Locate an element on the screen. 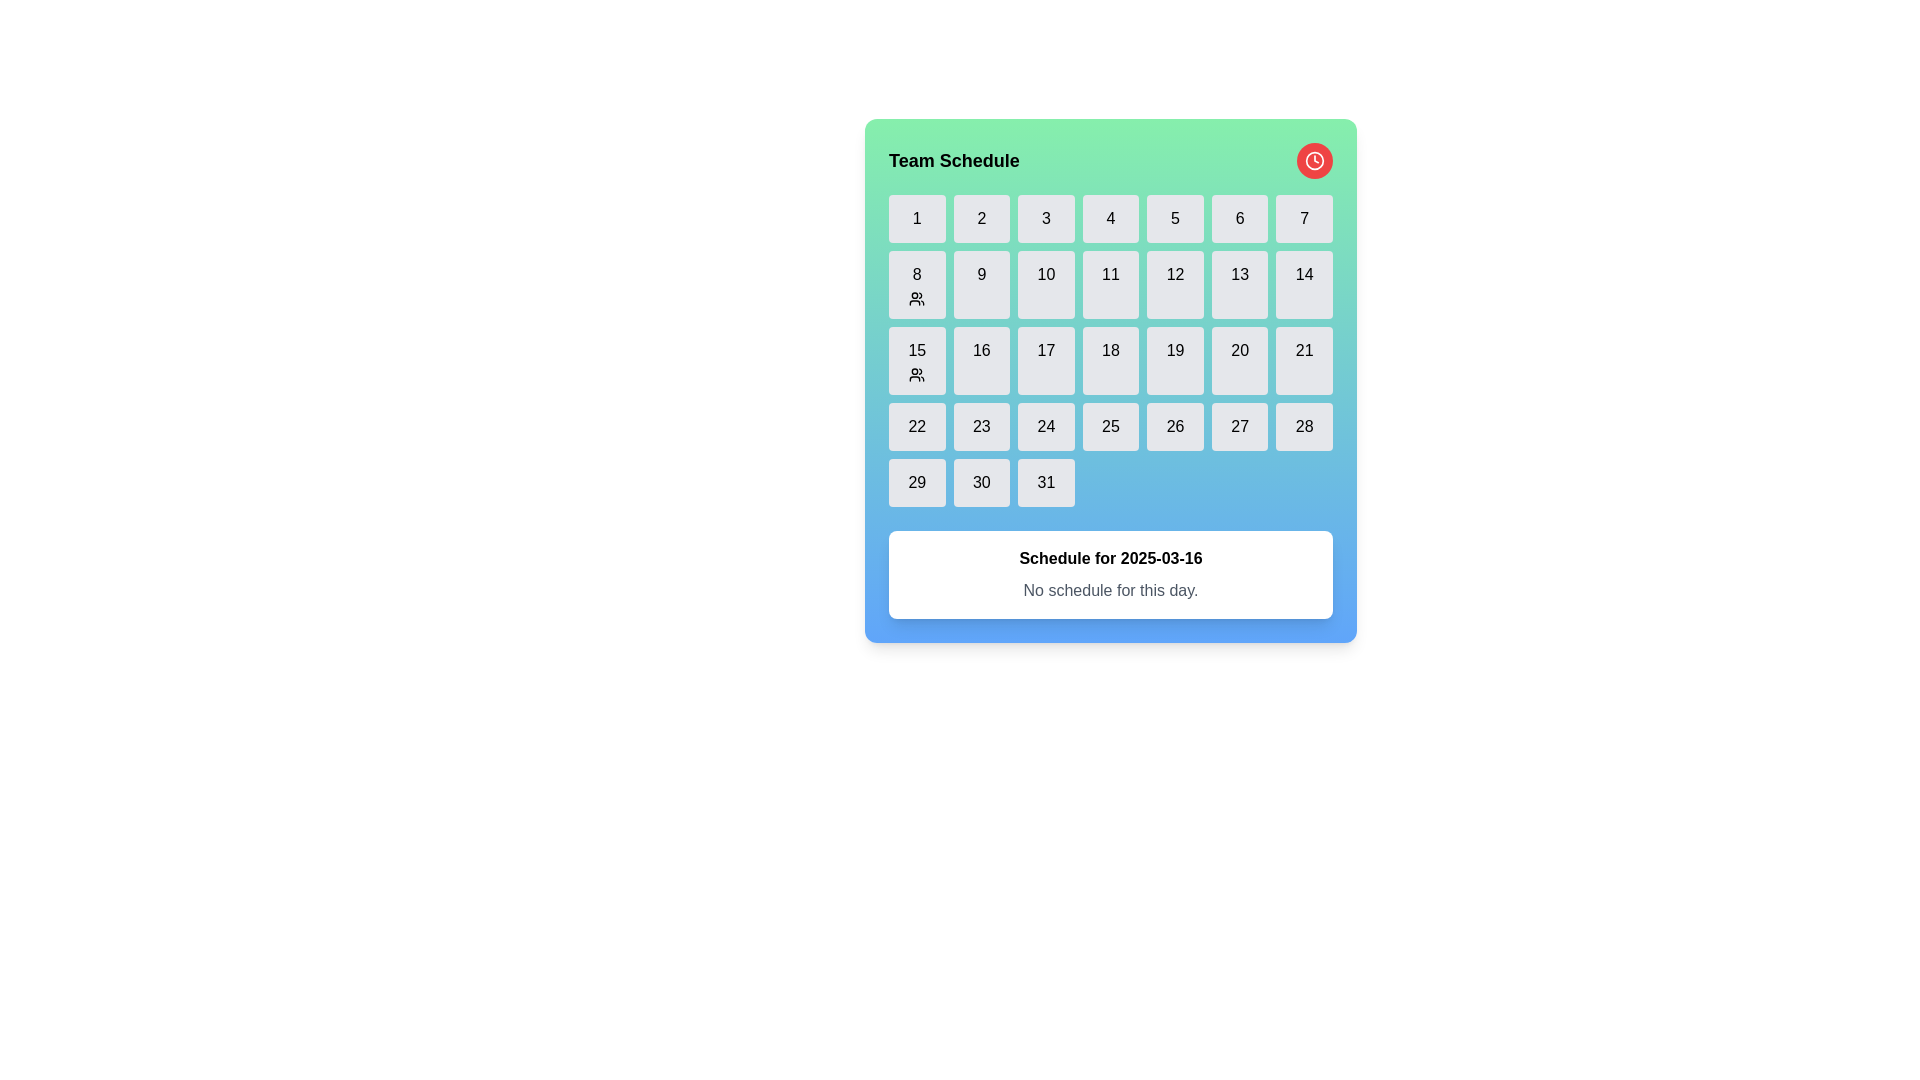 Image resolution: width=1920 pixels, height=1080 pixels. the TextLabel representing the day 7 in the 'Team Schedule' calendar is located at coordinates (1304, 219).